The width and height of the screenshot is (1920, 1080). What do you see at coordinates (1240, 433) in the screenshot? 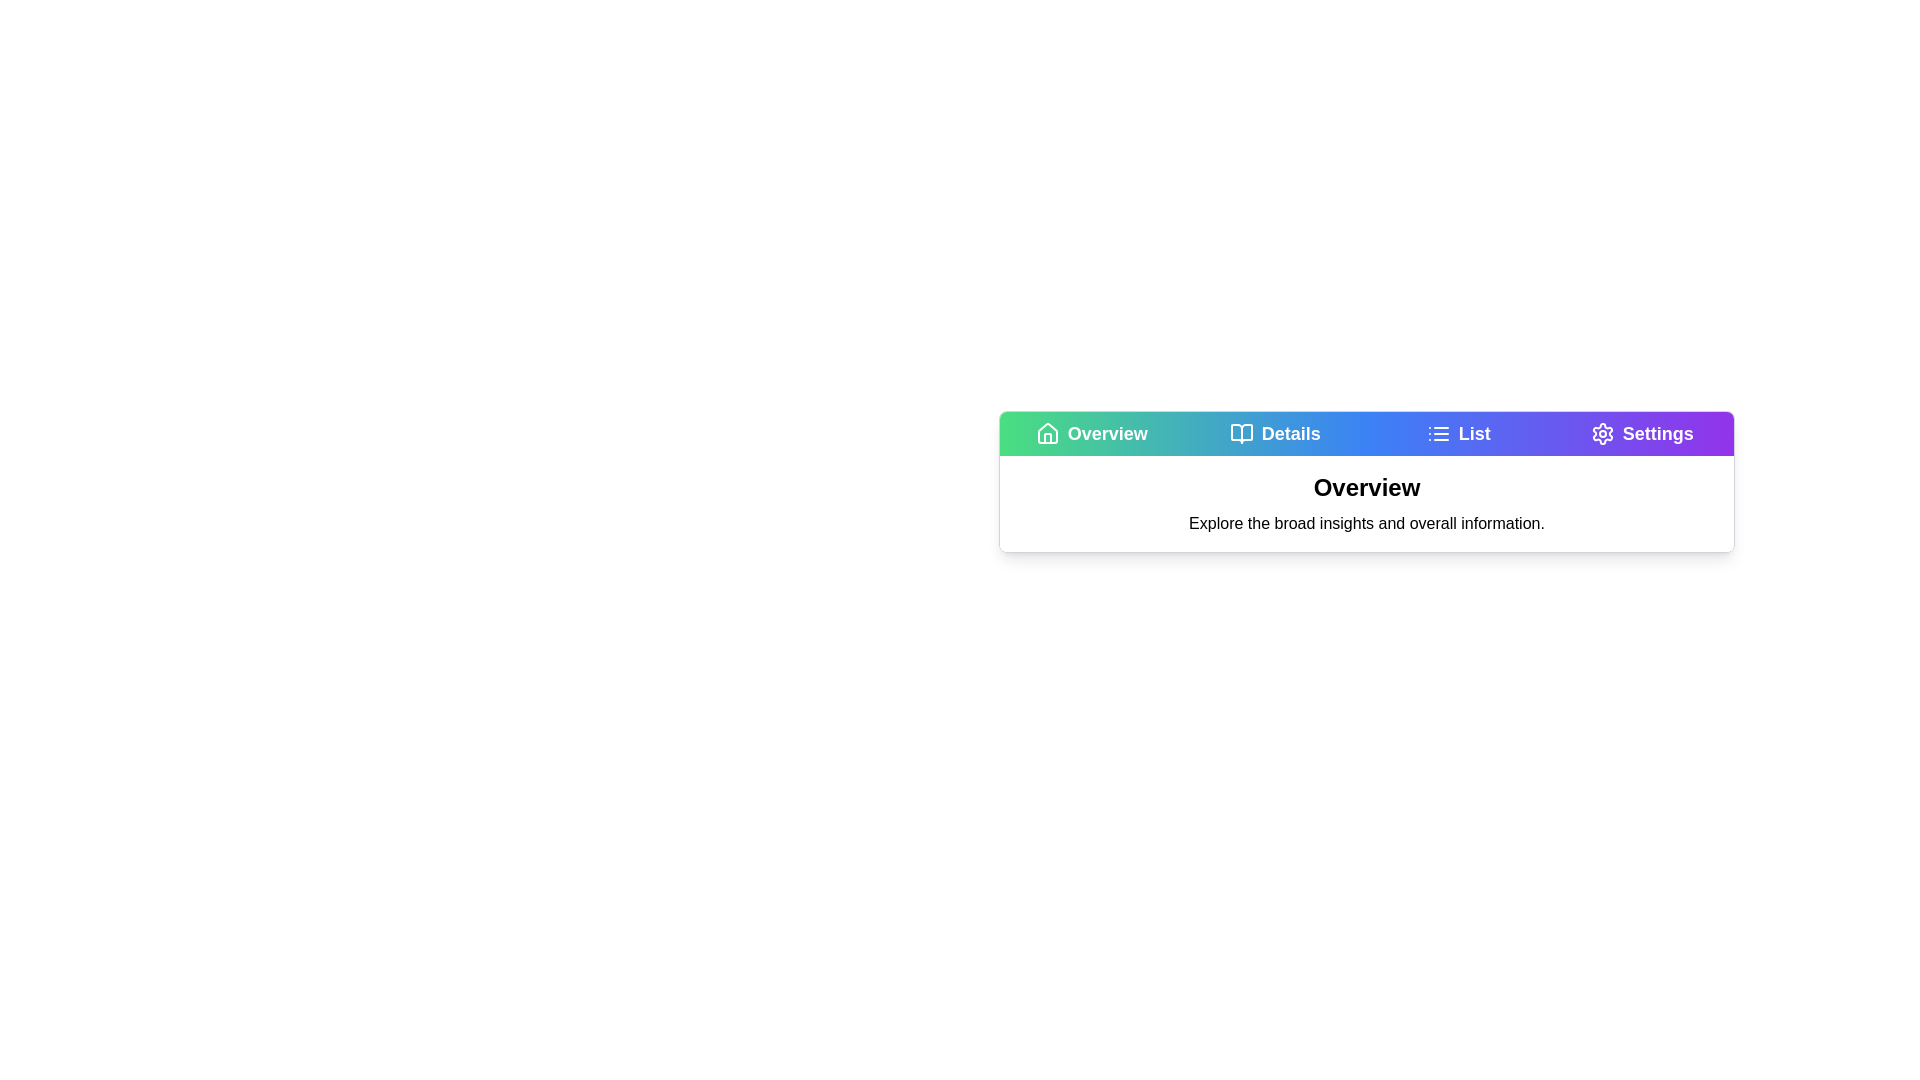
I see `the open book icon in the Details section of the navigation bar` at bounding box center [1240, 433].